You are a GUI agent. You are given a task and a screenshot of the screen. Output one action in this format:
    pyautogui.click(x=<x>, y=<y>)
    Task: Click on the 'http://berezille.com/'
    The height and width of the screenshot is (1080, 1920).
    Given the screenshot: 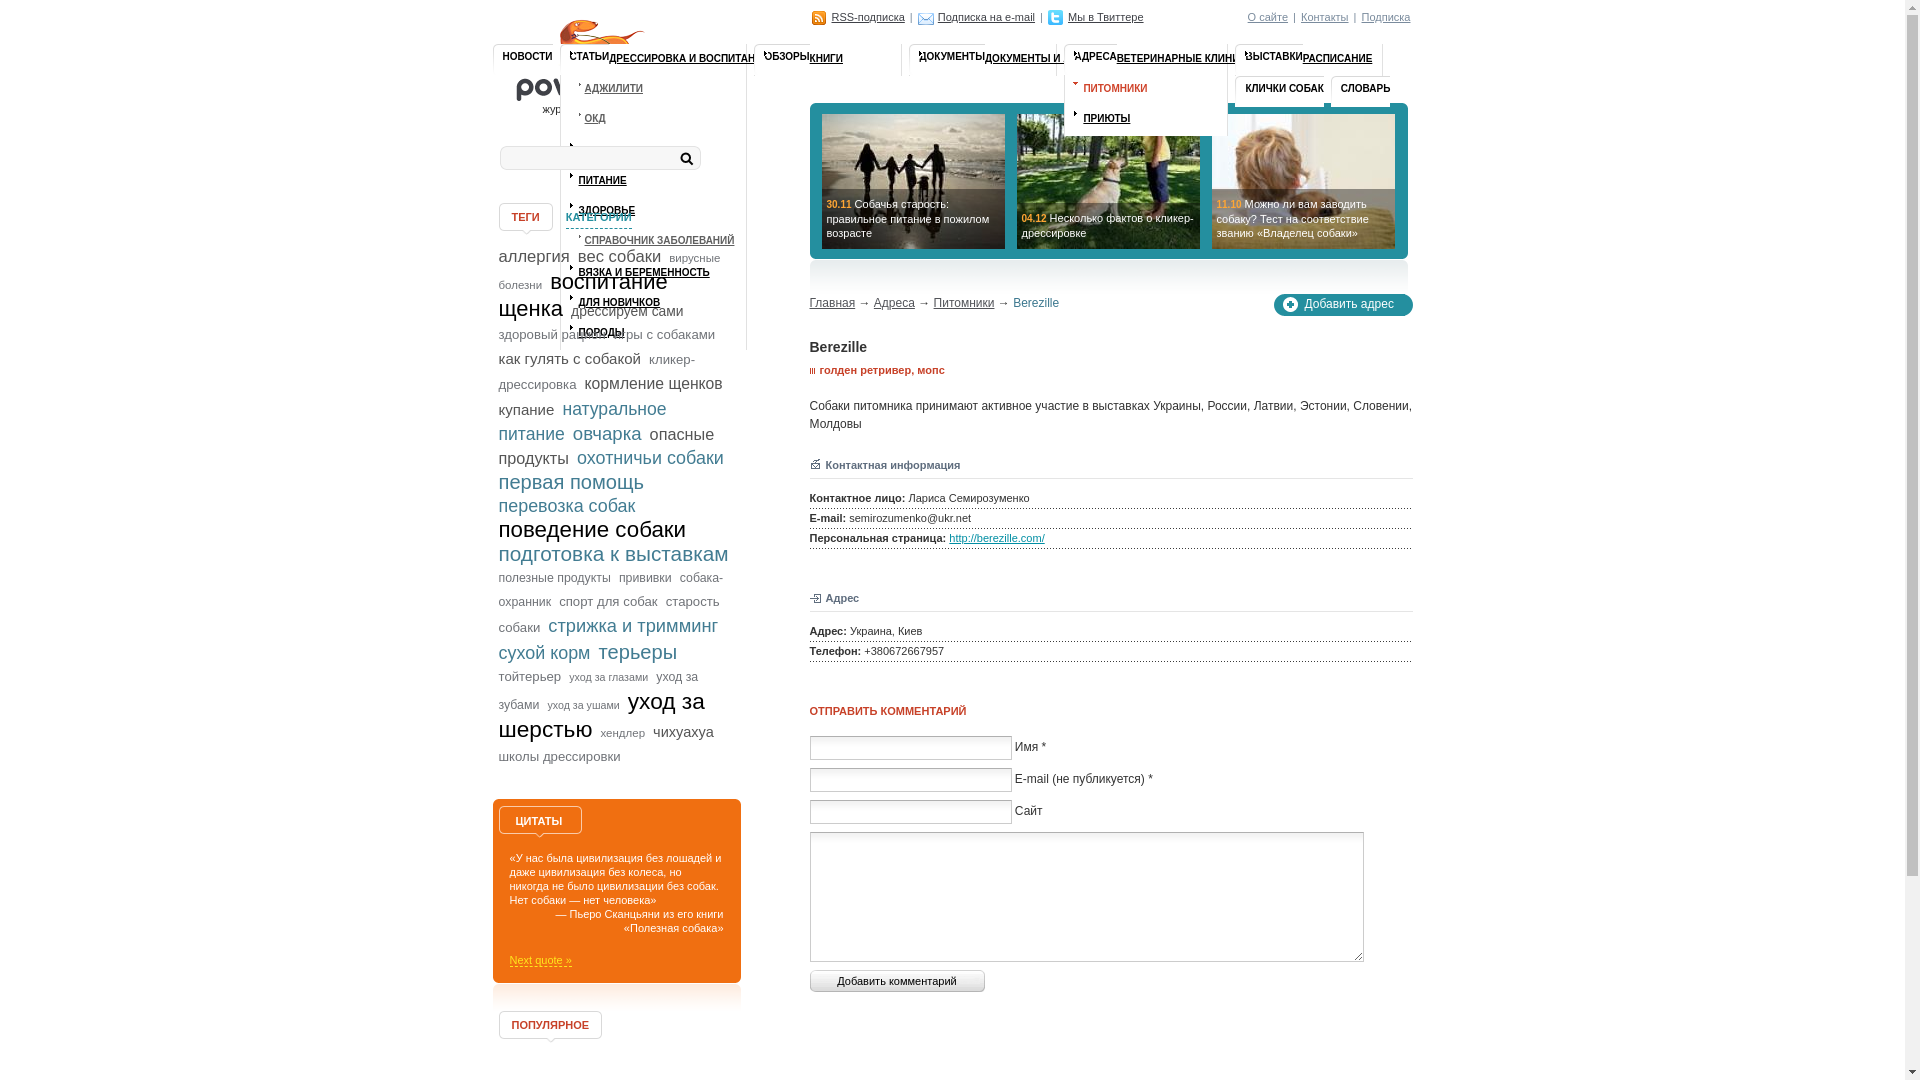 What is the action you would take?
    pyautogui.click(x=996, y=536)
    